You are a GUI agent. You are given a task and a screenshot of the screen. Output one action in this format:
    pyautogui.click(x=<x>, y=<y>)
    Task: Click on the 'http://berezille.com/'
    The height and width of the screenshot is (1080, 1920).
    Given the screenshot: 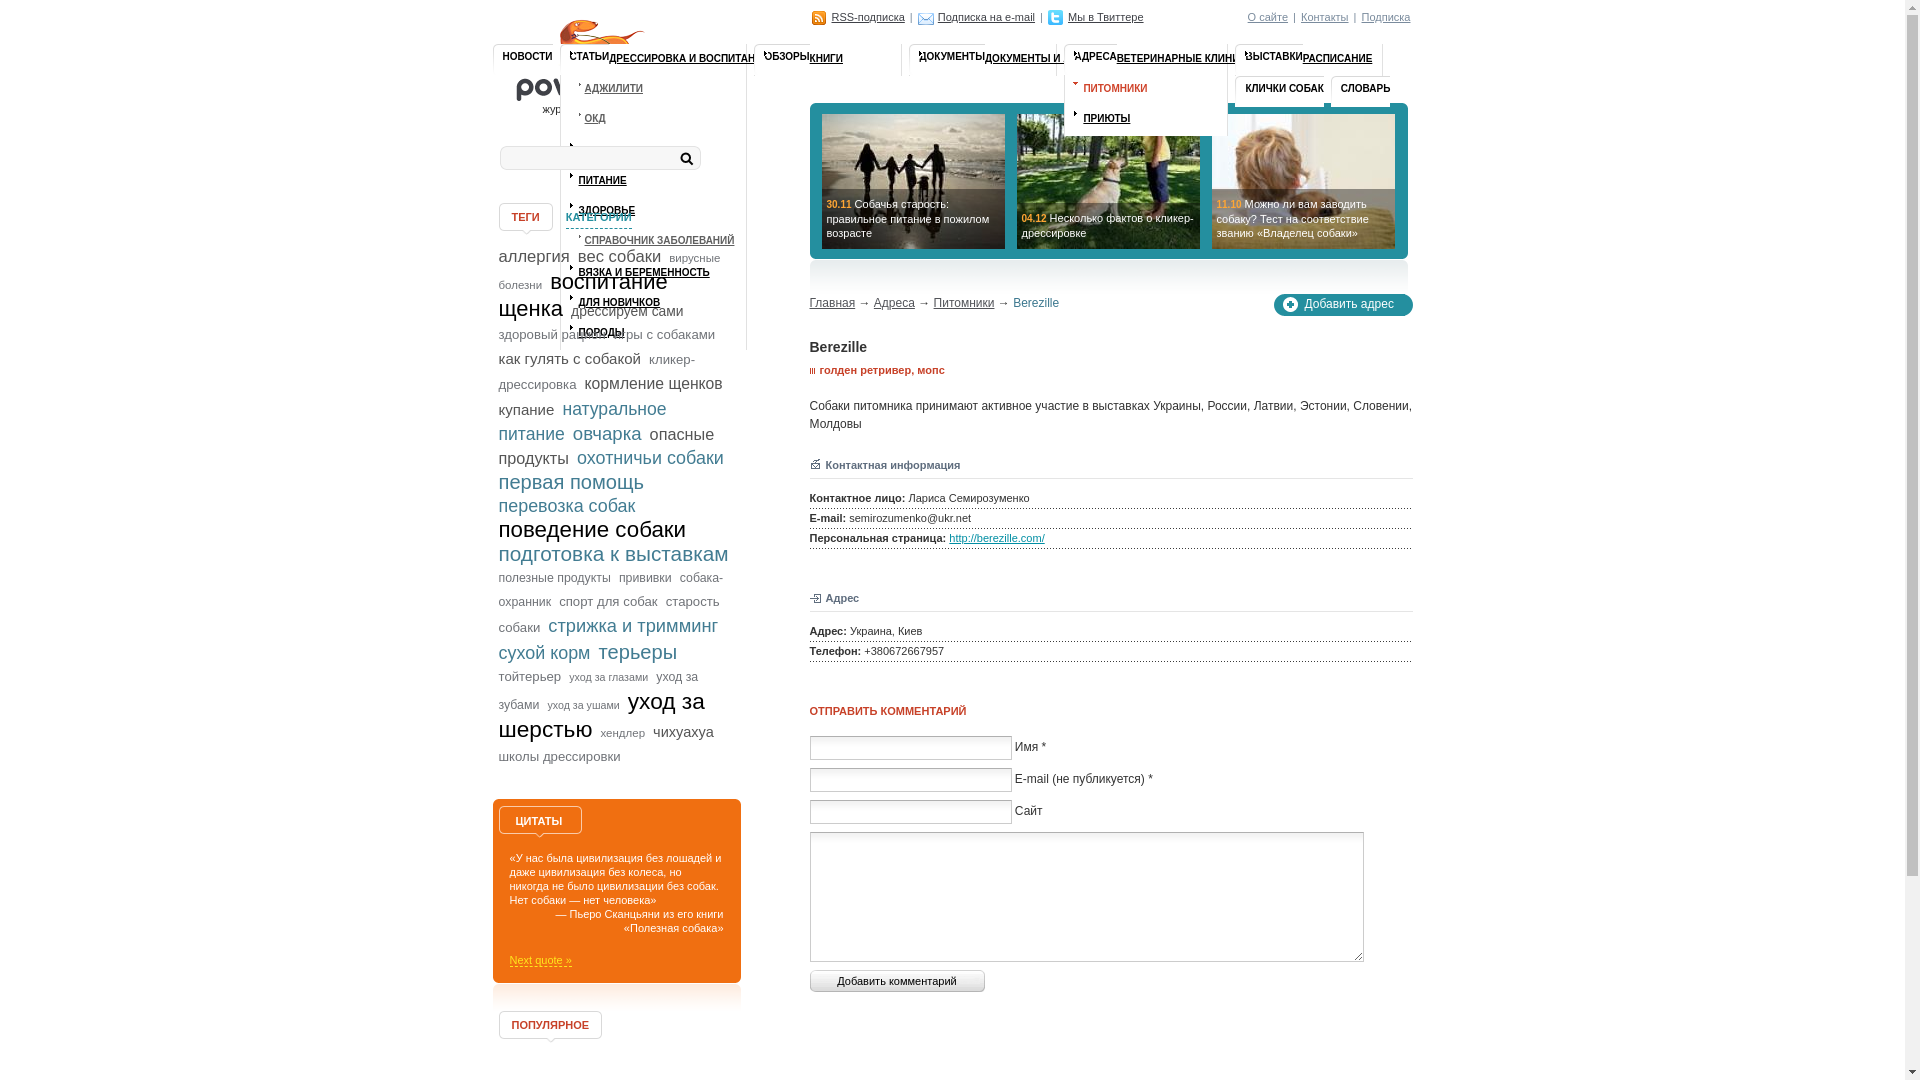 What is the action you would take?
    pyautogui.click(x=996, y=536)
    